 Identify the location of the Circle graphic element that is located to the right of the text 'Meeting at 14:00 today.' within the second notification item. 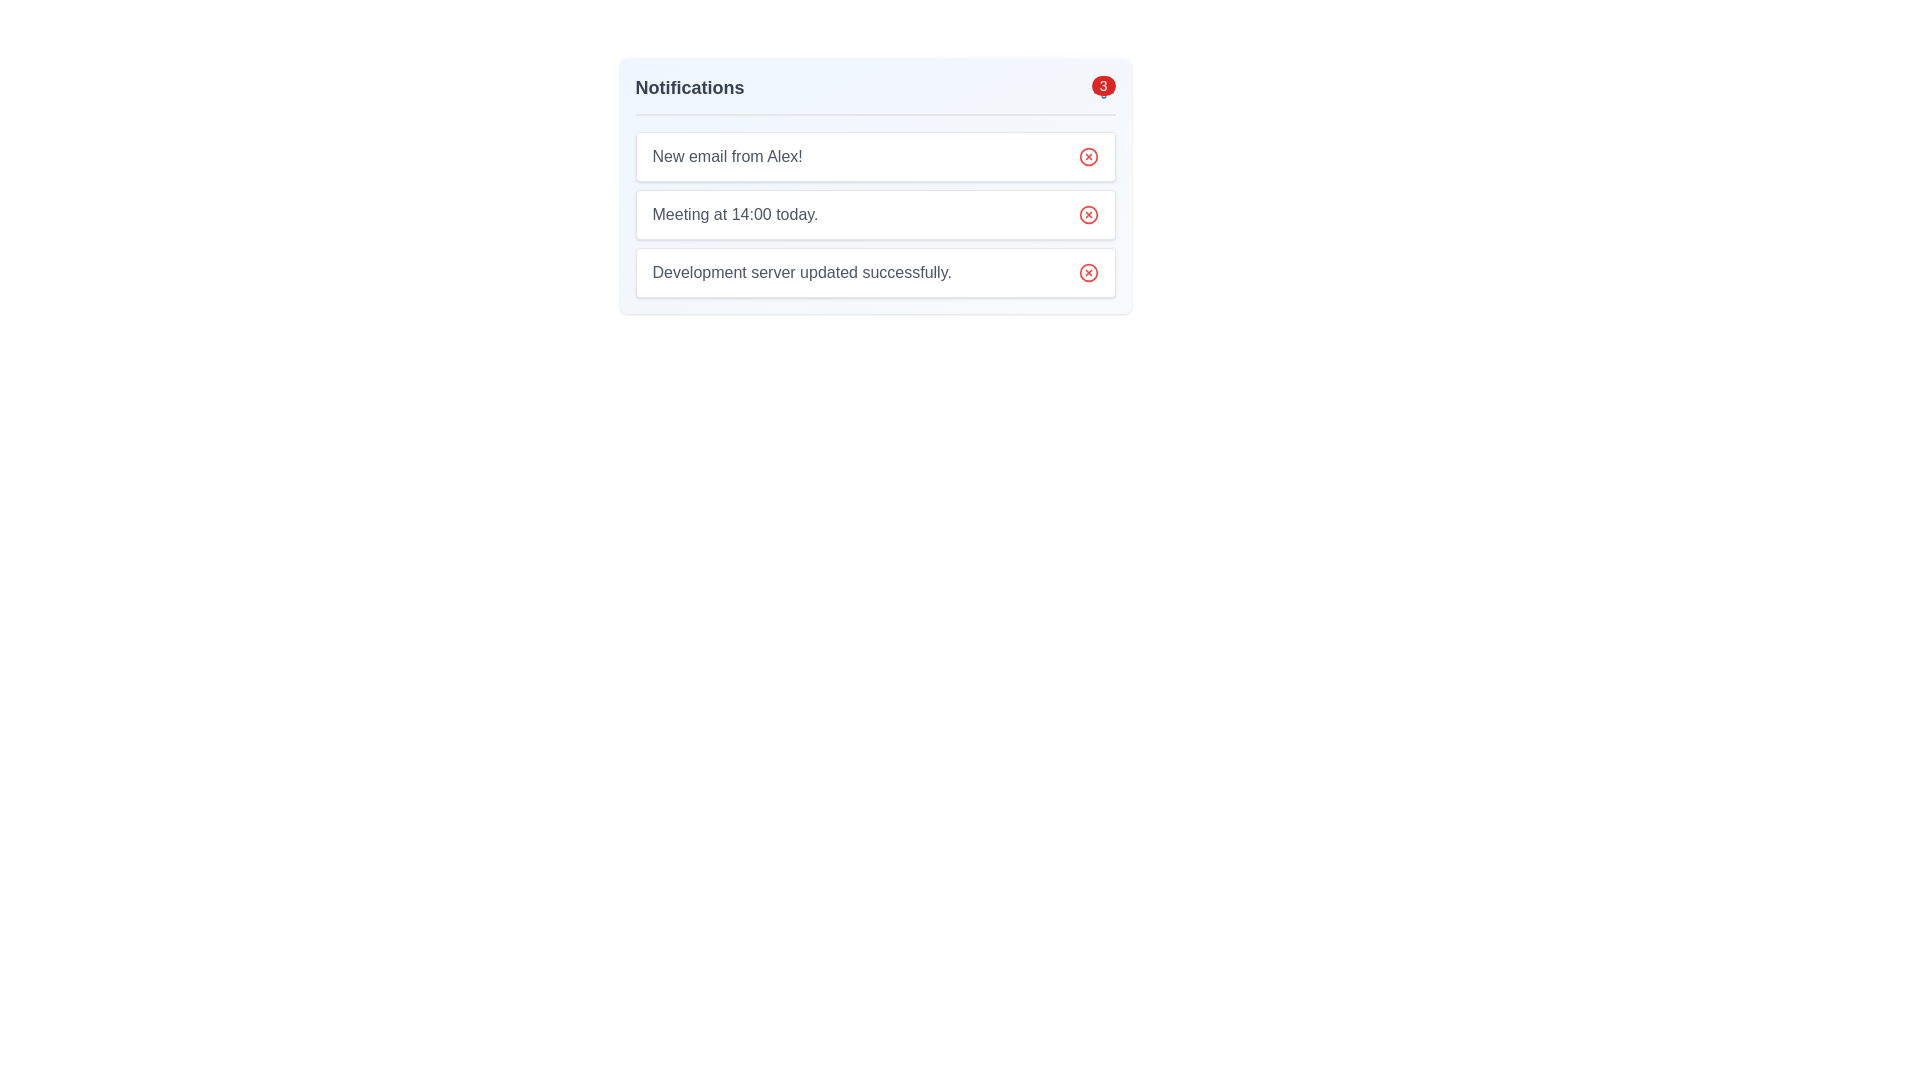
(1087, 215).